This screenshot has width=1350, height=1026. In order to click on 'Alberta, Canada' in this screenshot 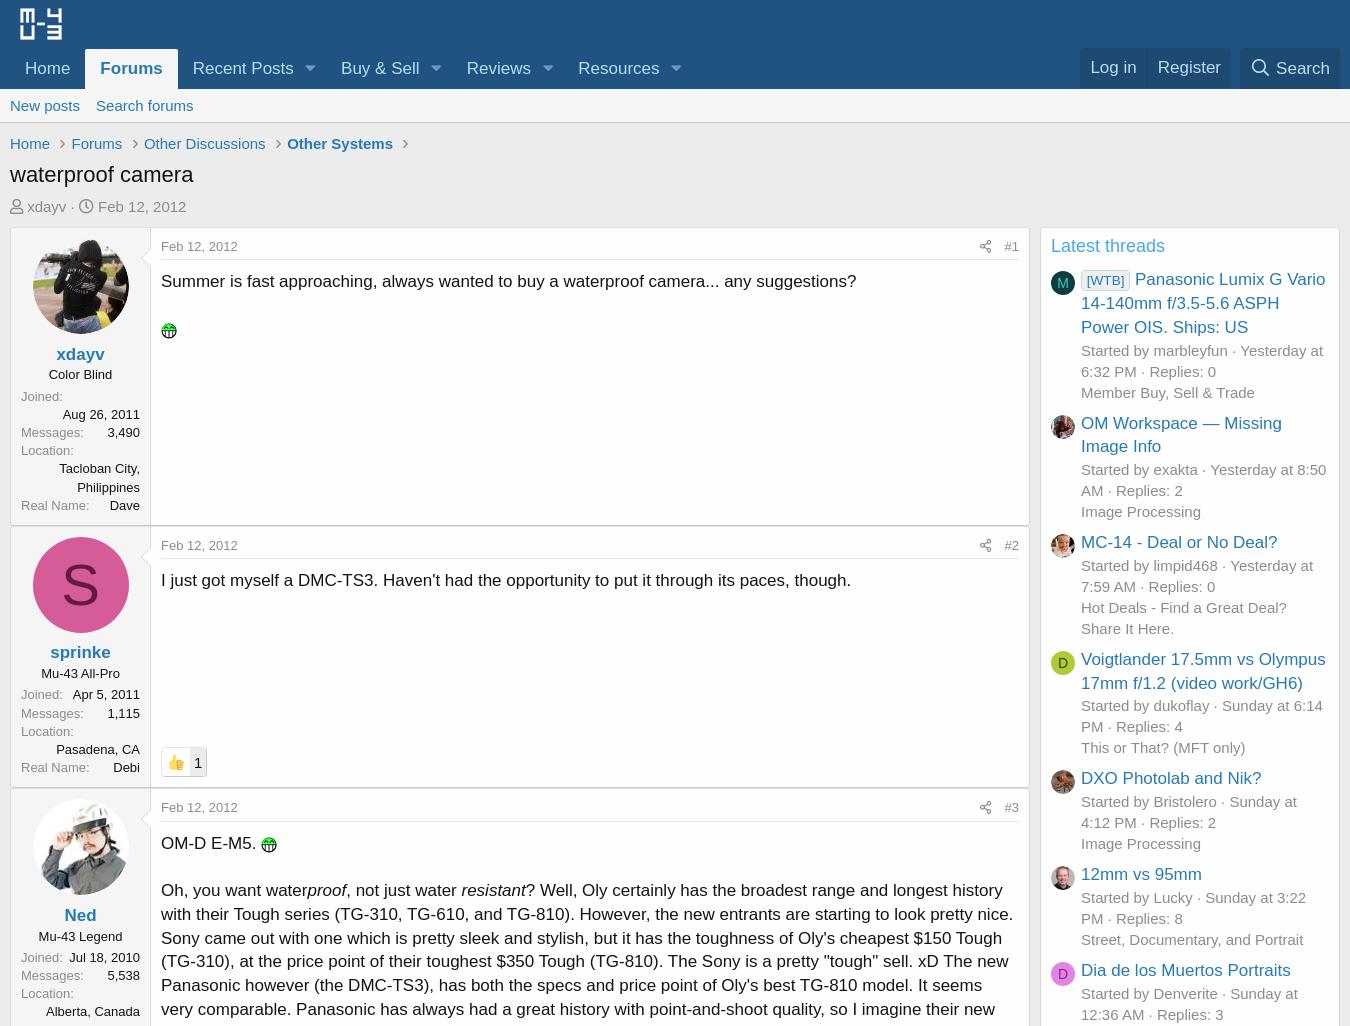, I will do `click(92, 1010)`.